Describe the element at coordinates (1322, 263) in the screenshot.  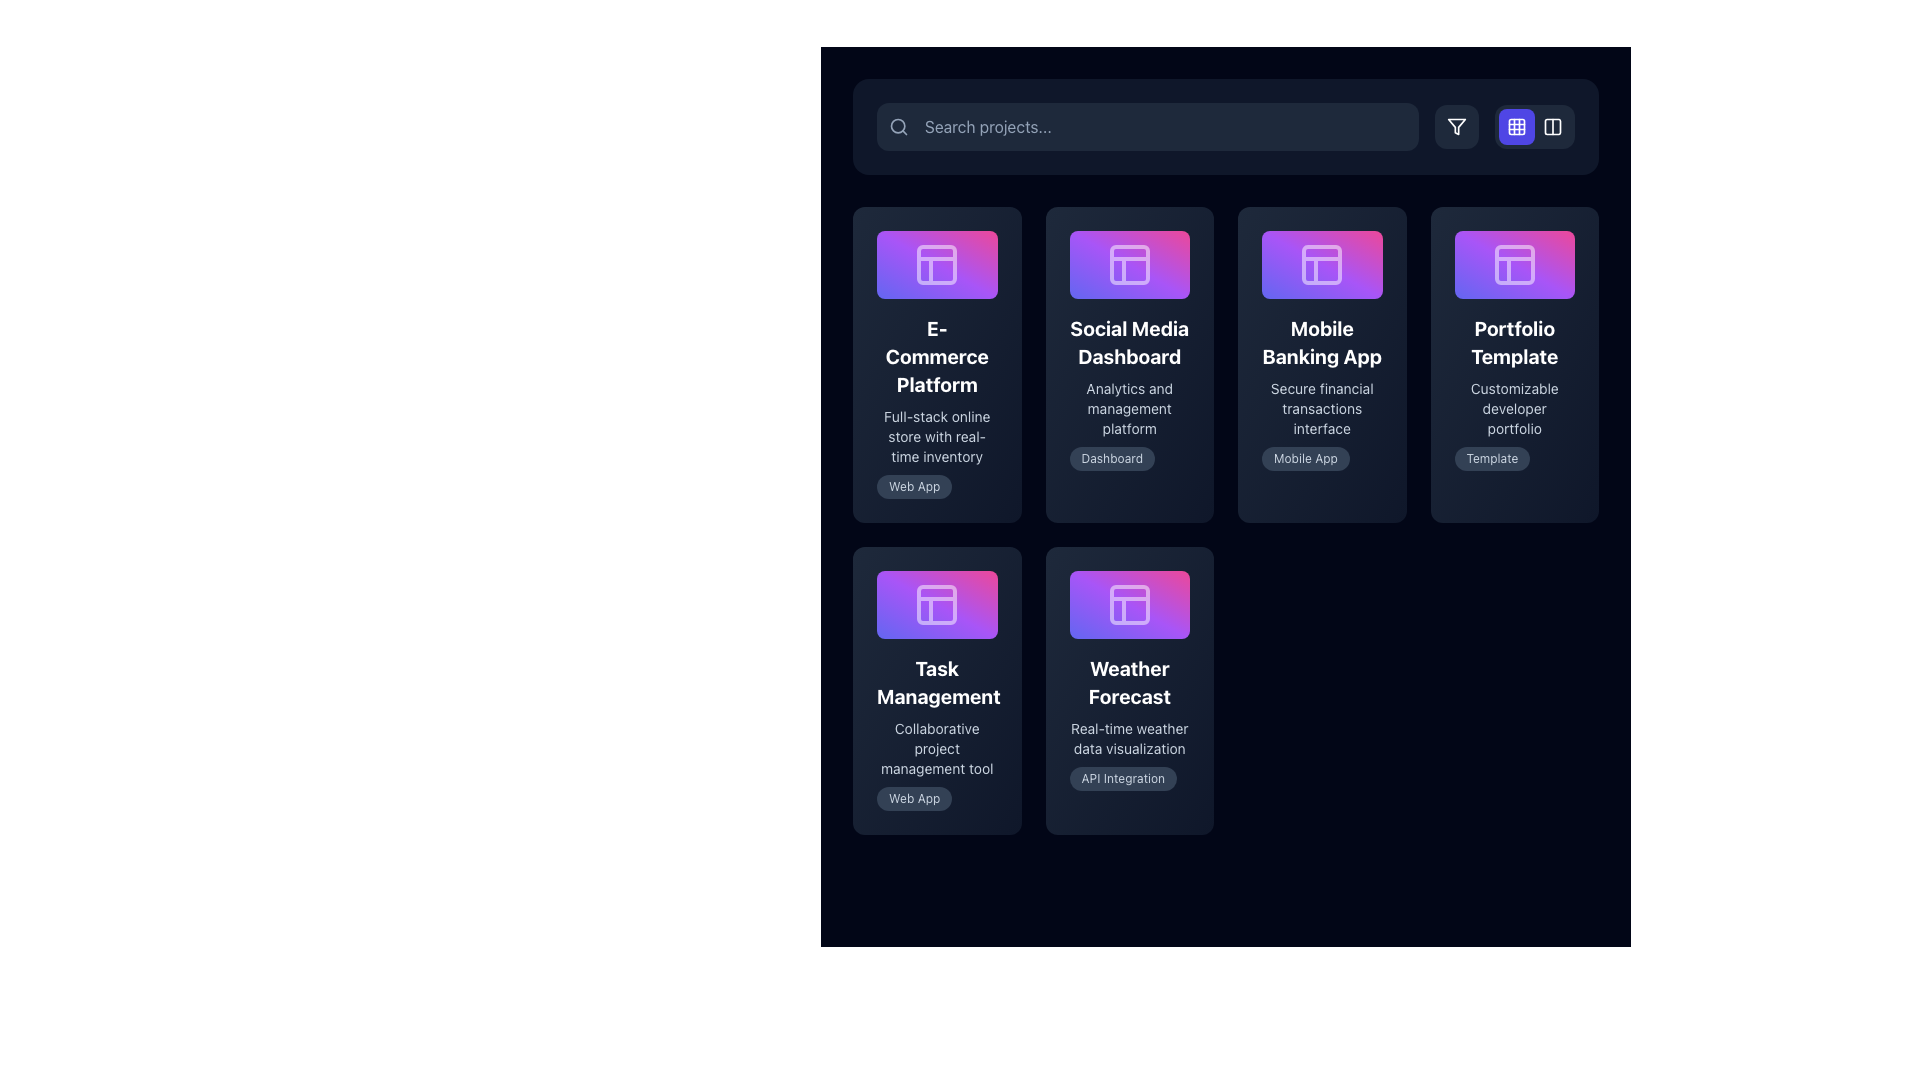
I see `the icon representing the 'Mobile Banking App' project, which is visually part of the card design and located in the second row, third column of the project card grid` at that location.